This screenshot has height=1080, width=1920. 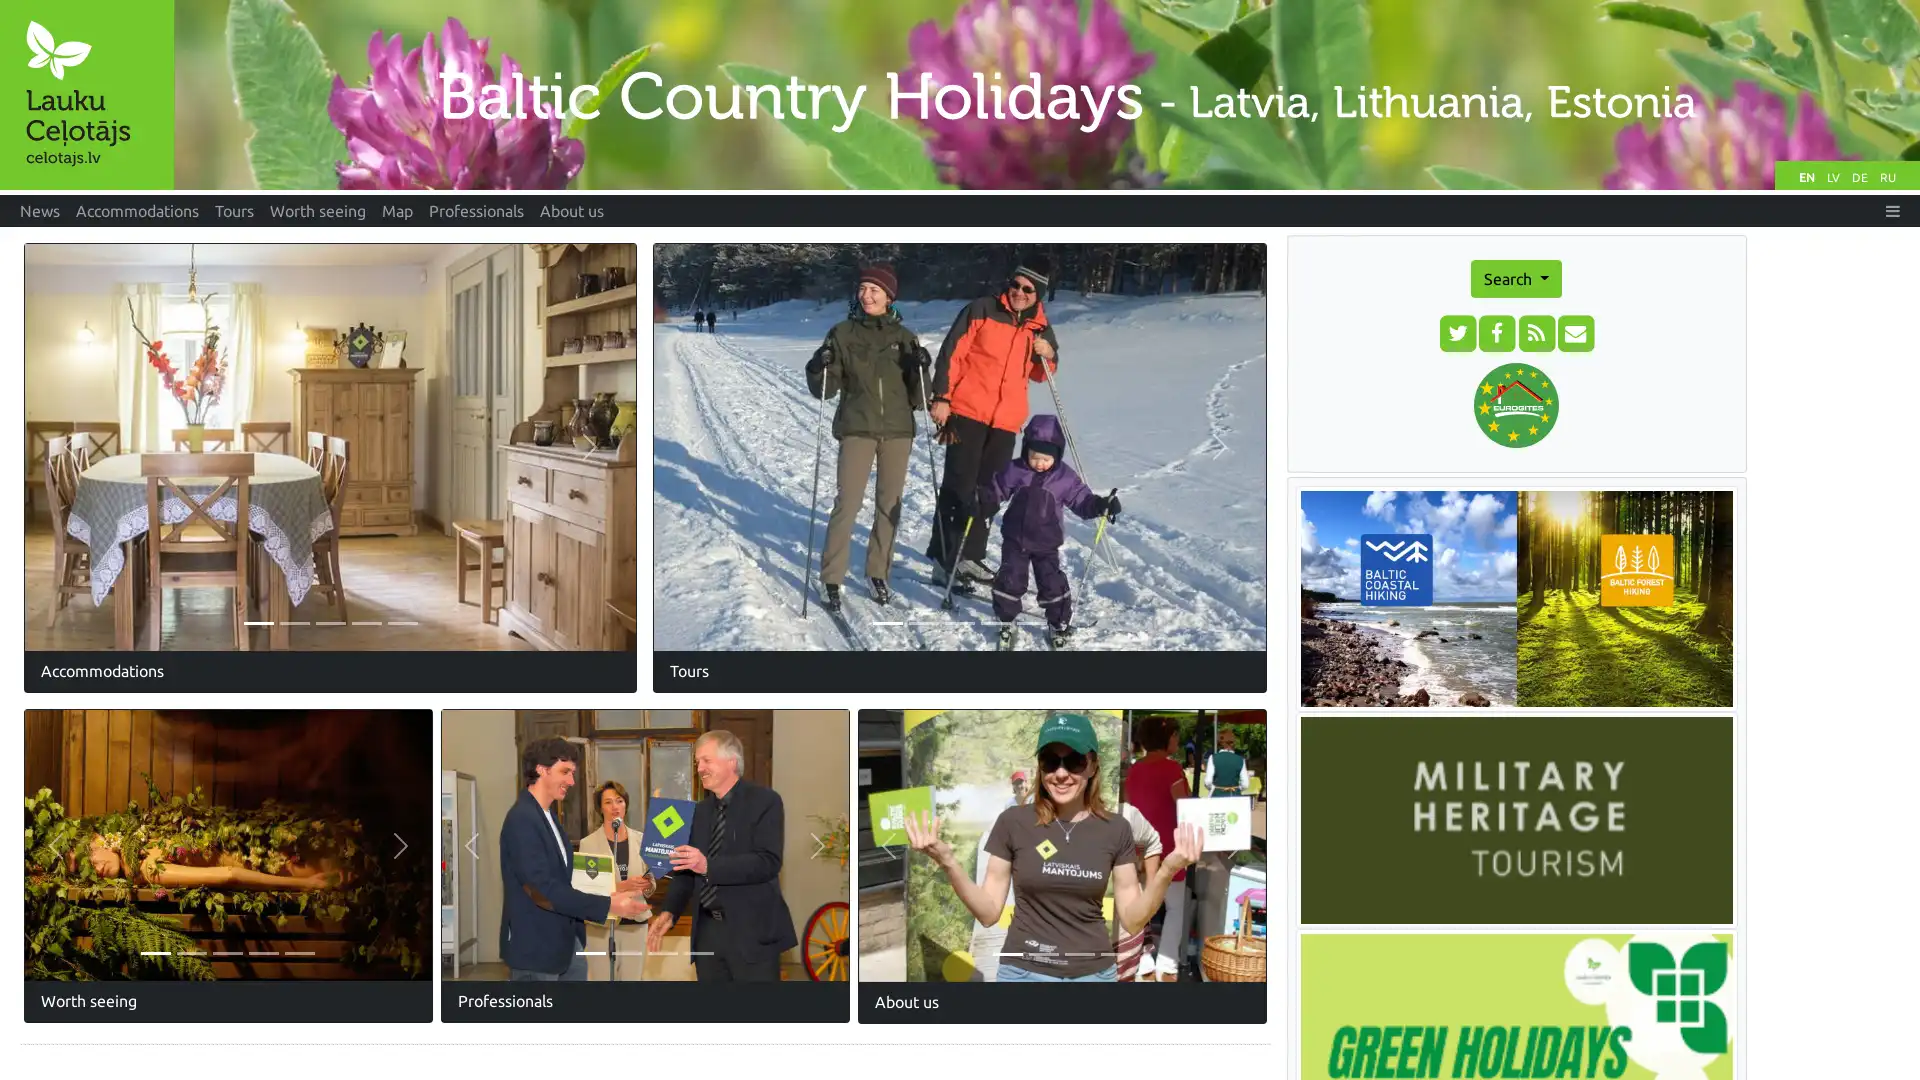 I want to click on Next, so click(x=1218, y=446).